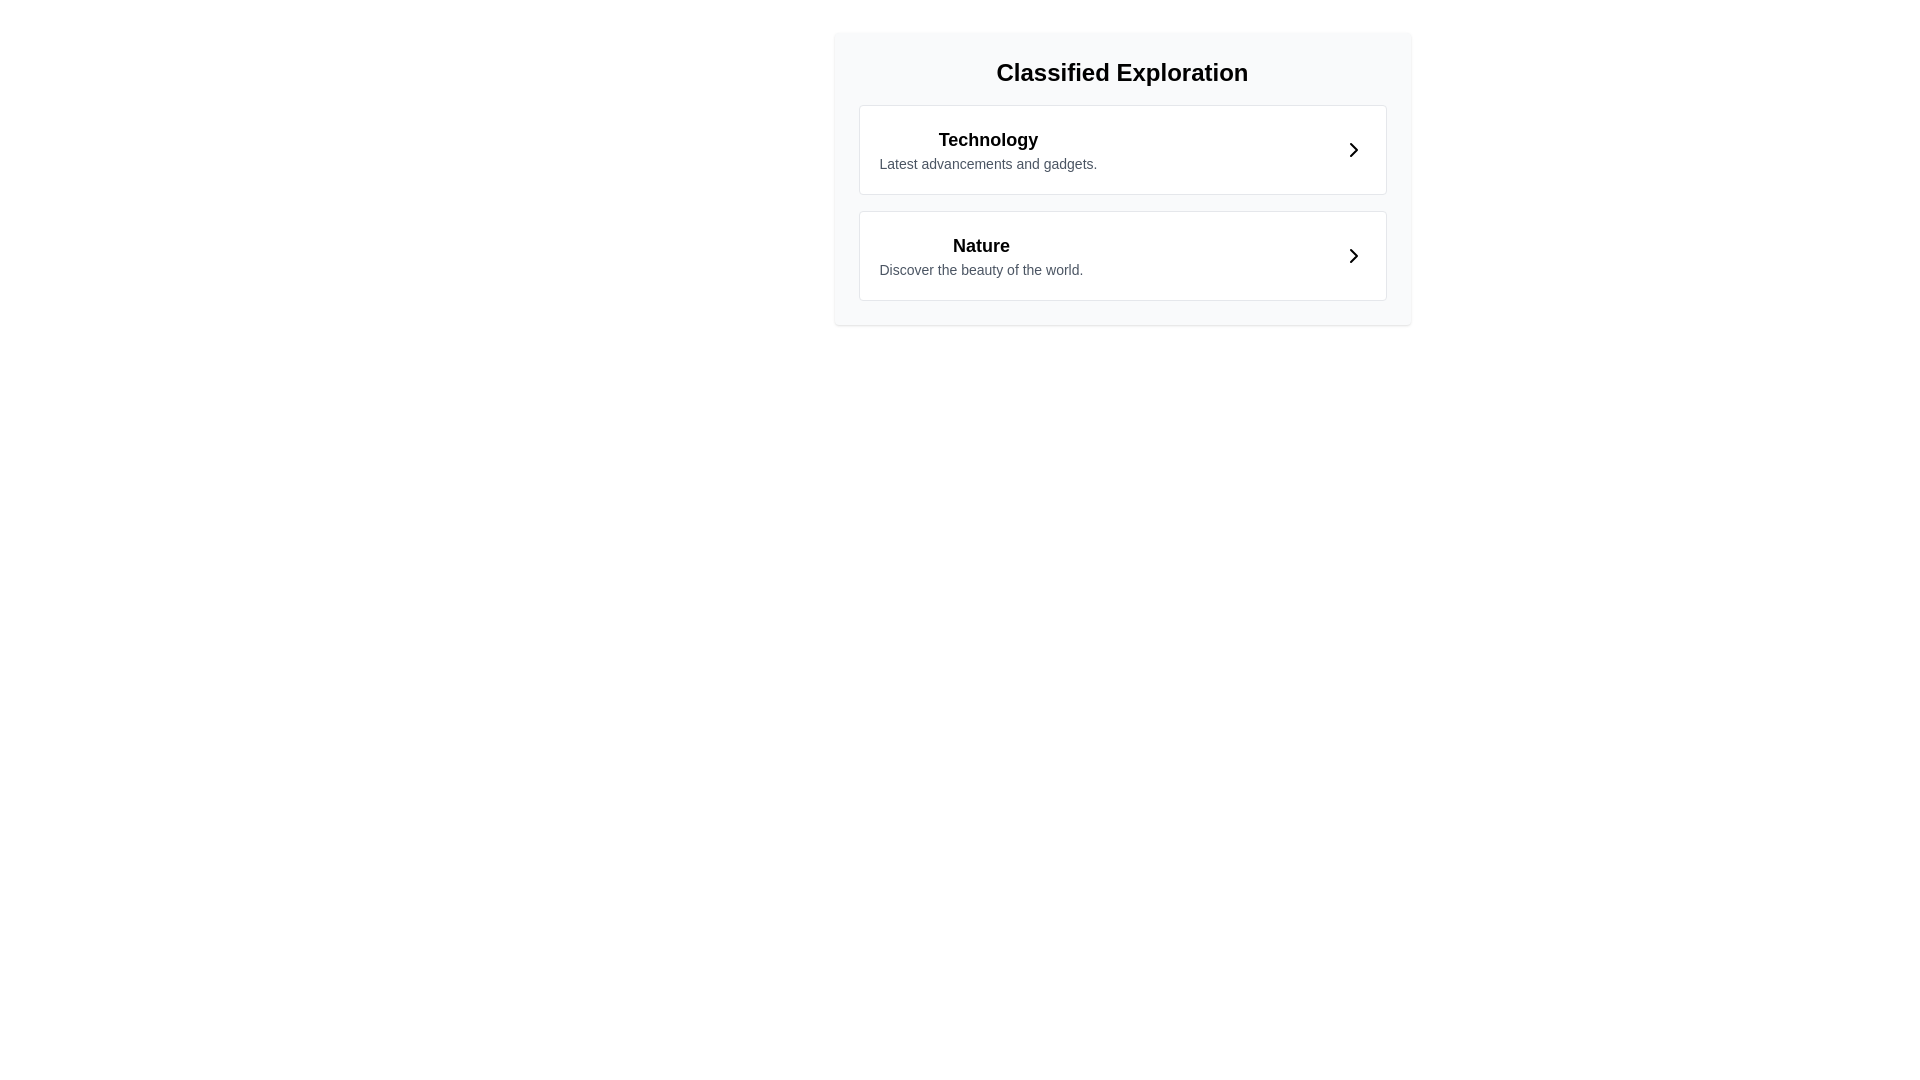  Describe the element at coordinates (1353, 254) in the screenshot. I see `the navigation icon located beside the 'Nature' label in the second row of the list layout` at that location.